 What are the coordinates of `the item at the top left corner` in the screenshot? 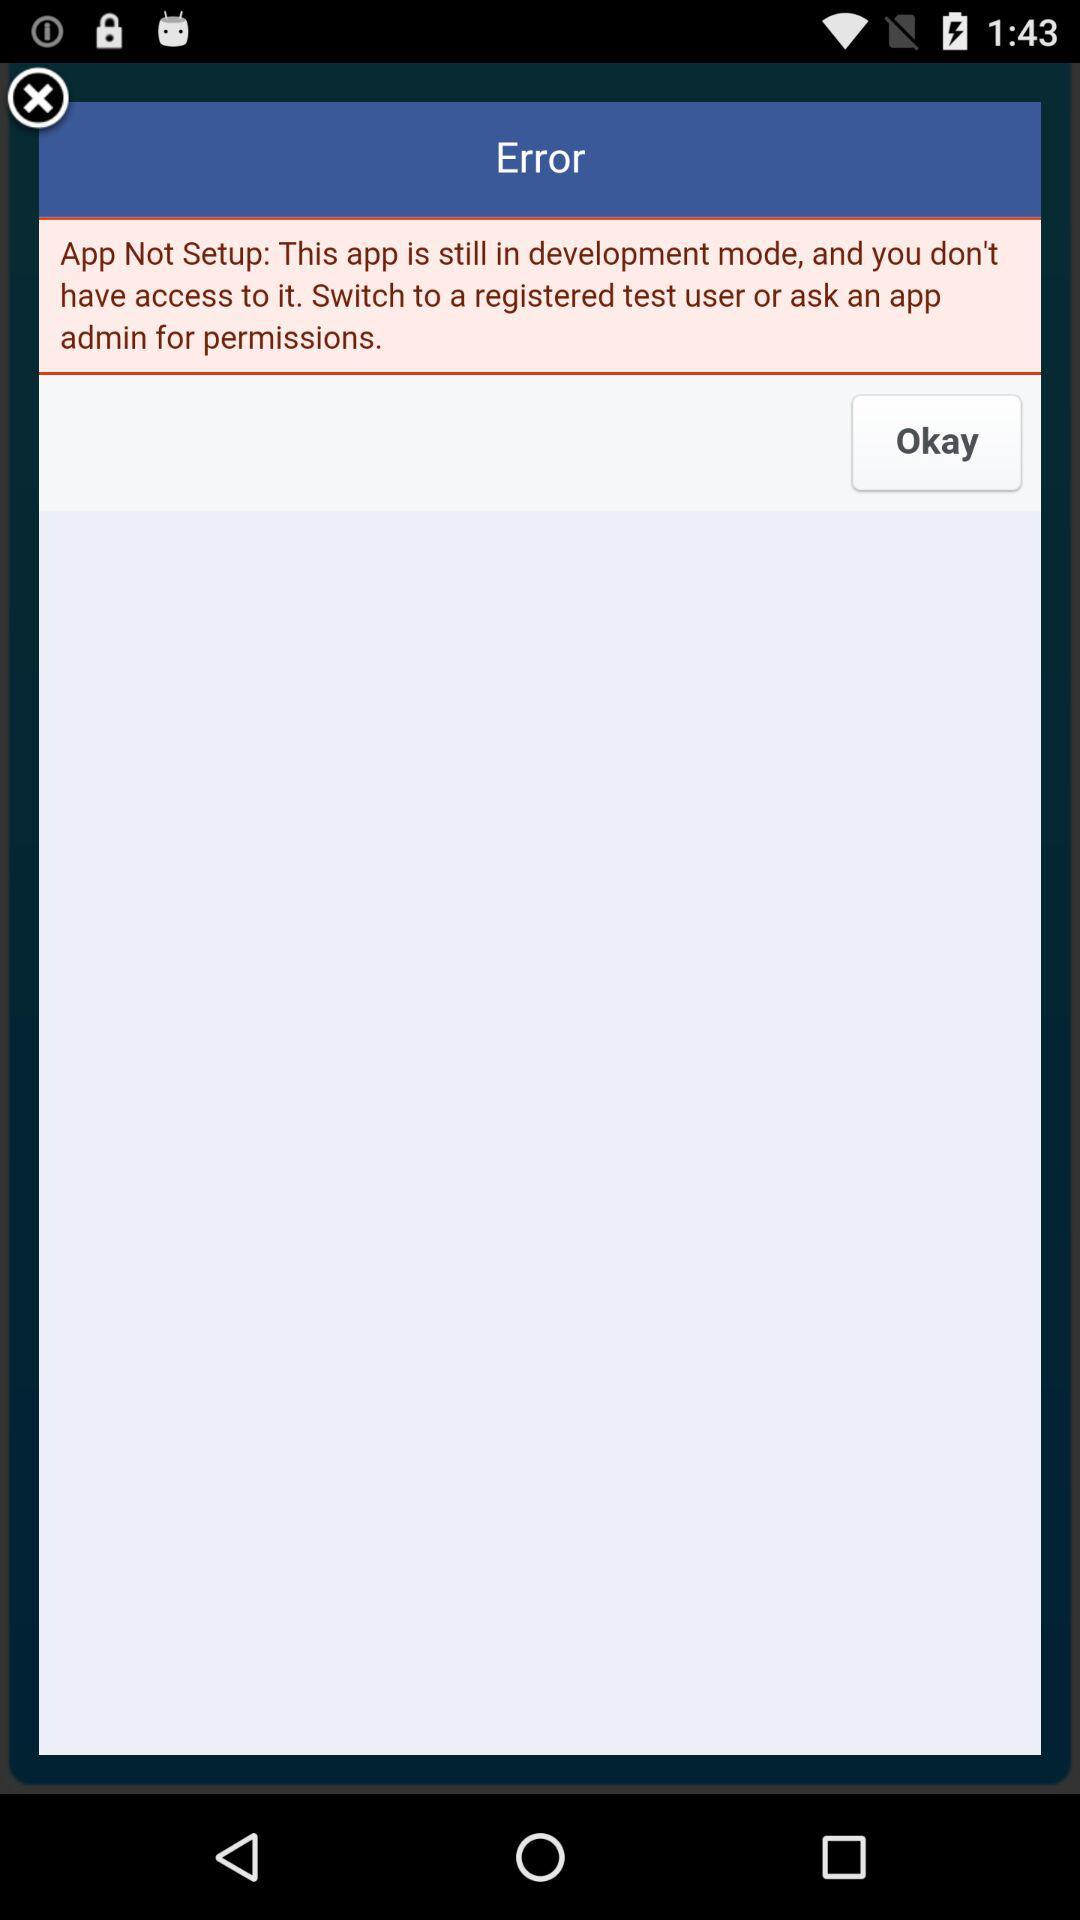 It's located at (38, 100).